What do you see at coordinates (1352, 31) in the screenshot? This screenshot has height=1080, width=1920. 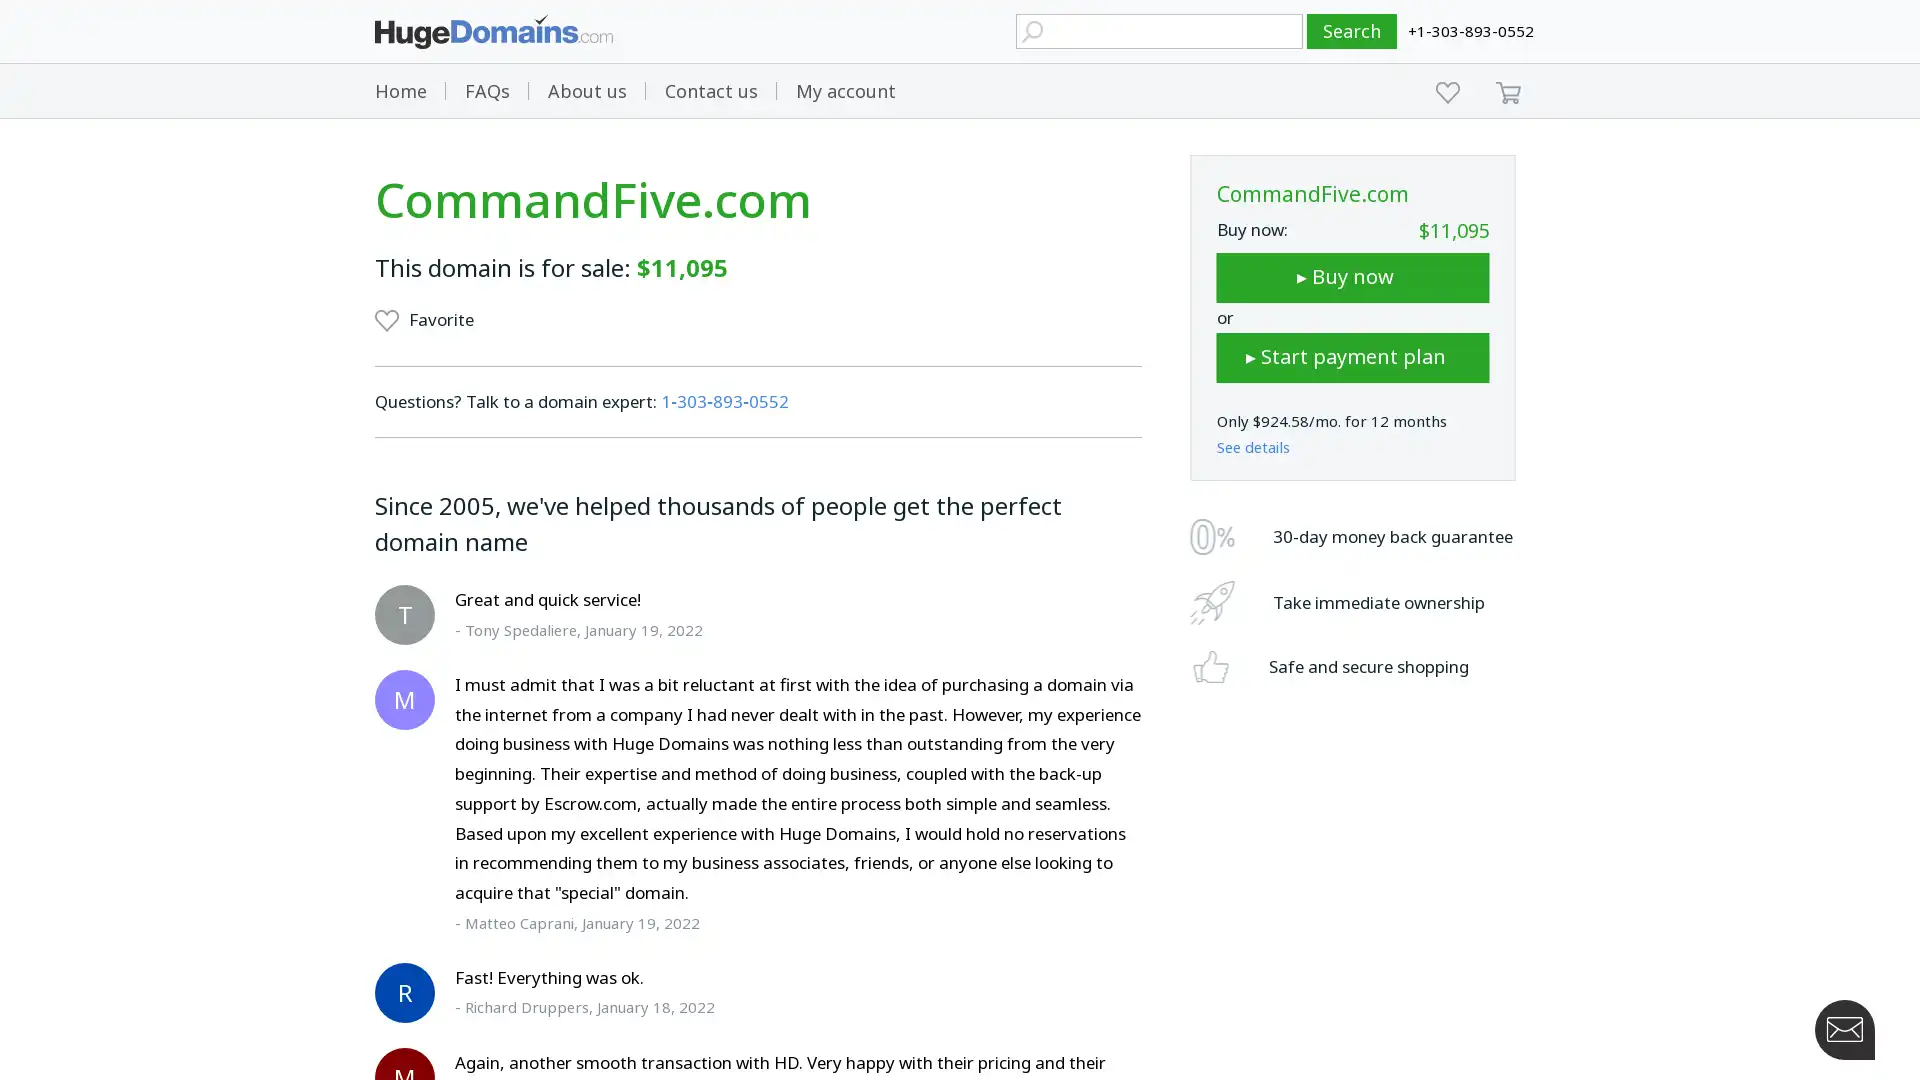 I see `Search` at bounding box center [1352, 31].